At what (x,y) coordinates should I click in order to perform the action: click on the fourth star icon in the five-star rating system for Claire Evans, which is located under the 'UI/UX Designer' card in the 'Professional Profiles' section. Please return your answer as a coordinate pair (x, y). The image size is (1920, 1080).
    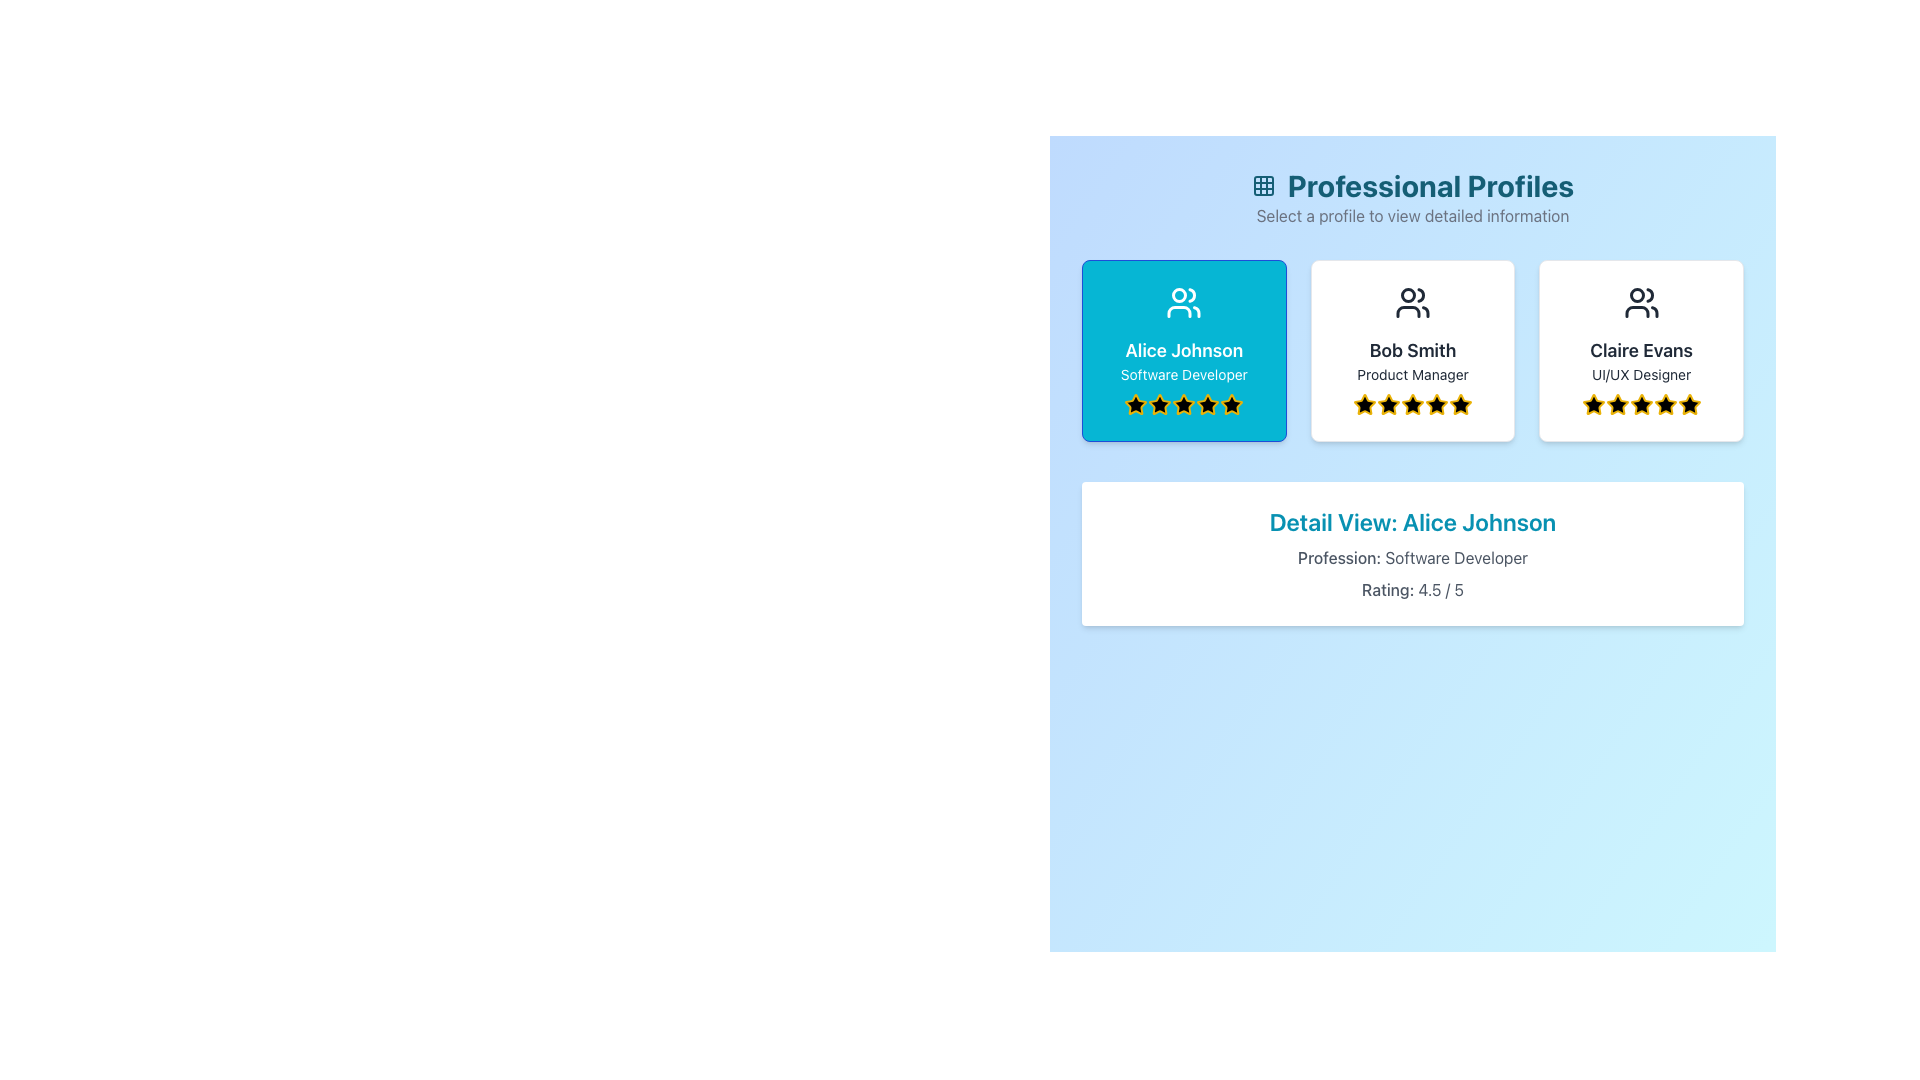
    Looking at the image, I should click on (1641, 405).